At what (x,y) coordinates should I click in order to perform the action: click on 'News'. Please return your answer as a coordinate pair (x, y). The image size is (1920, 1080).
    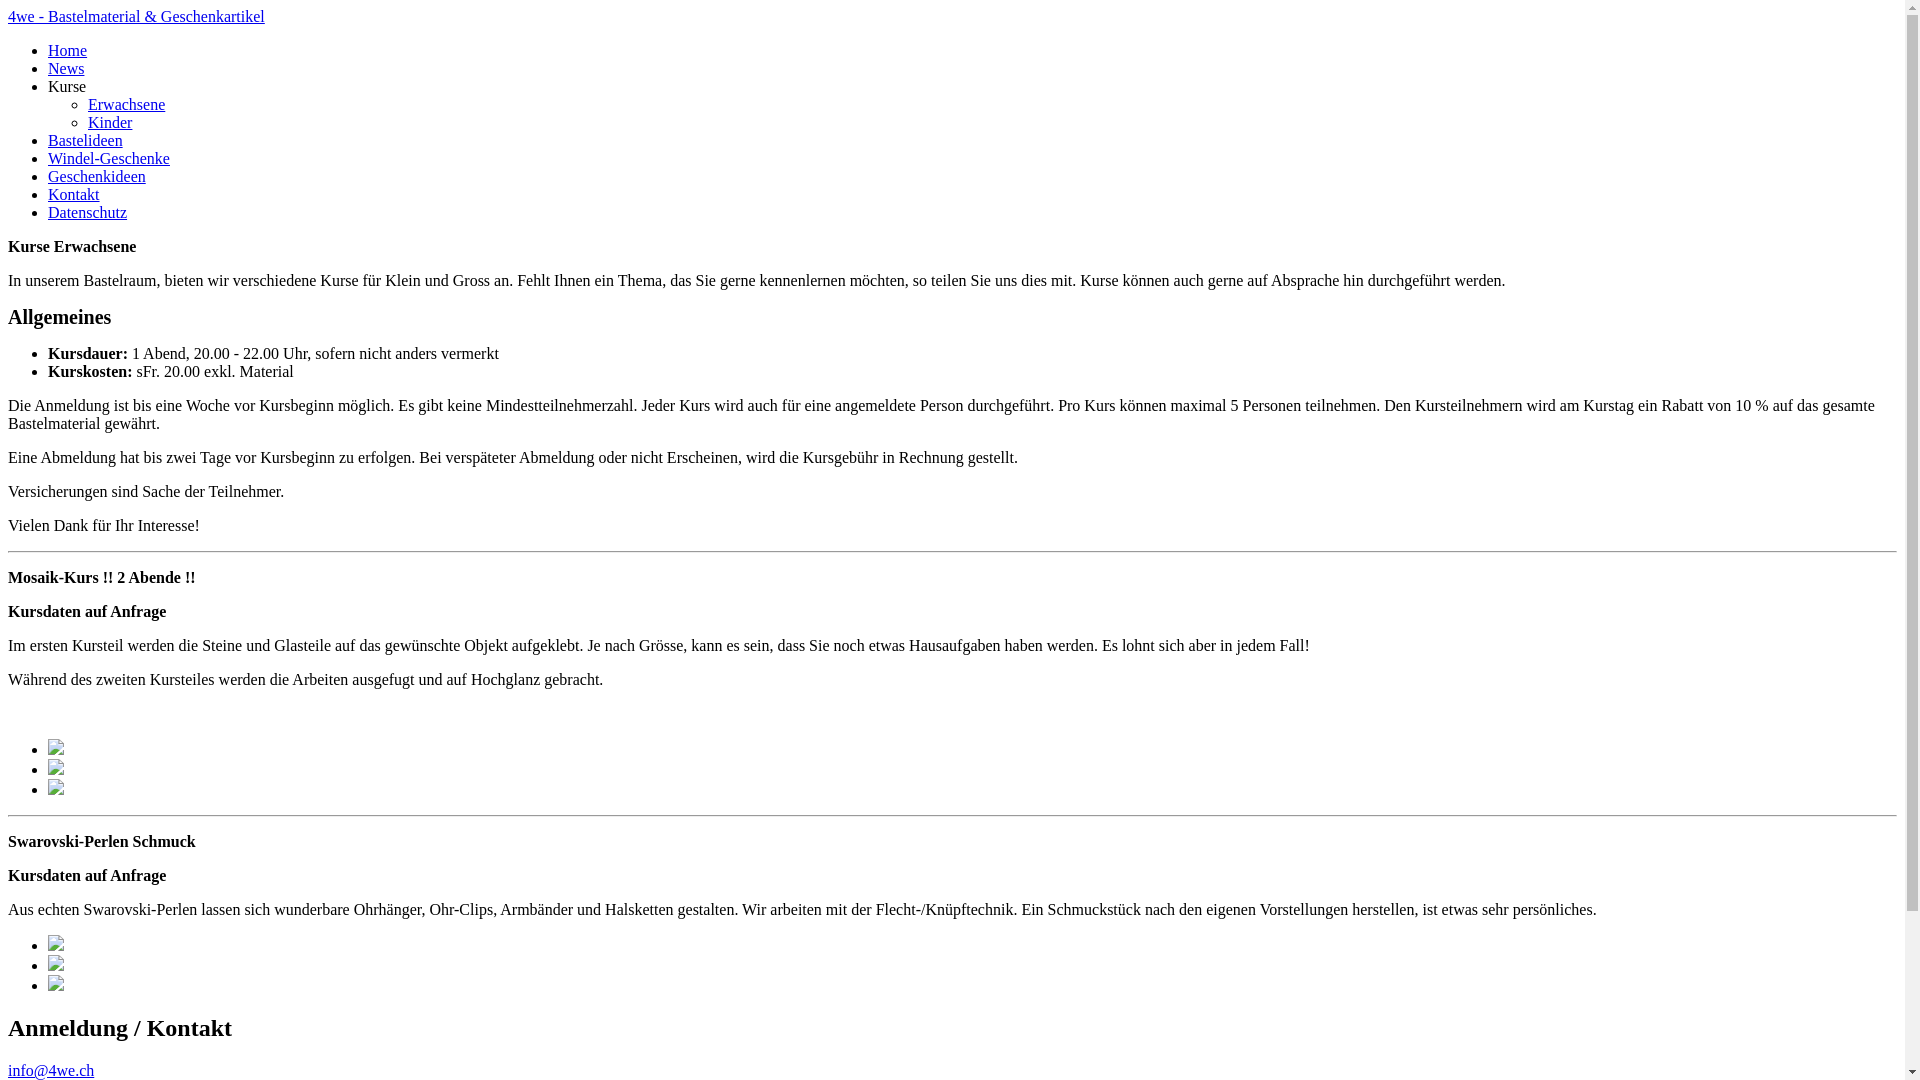
    Looking at the image, I should click on (48, 67).